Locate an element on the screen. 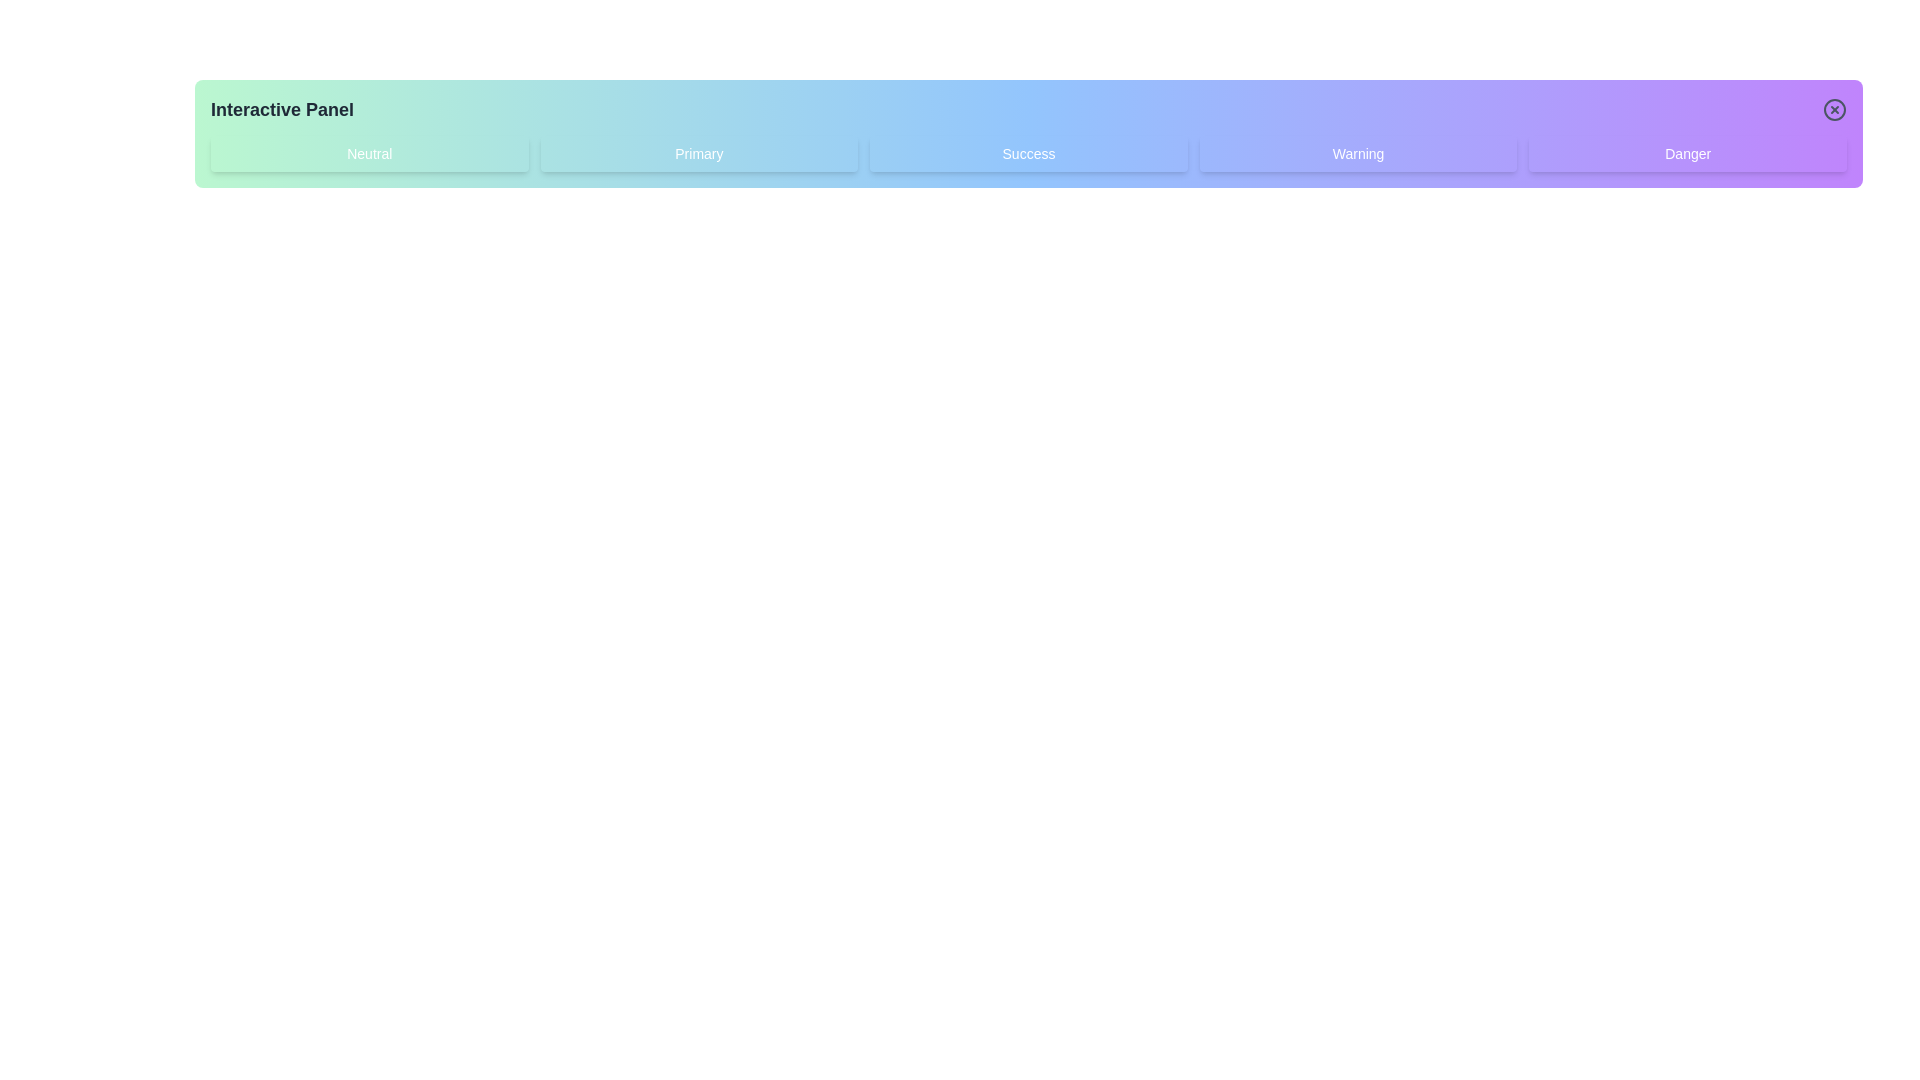 This screenshot has width=1920, height=1080. the 'Success' button, which is the third button in a horizontal grid layout of five buttons is located at coordinates (1028, 153).